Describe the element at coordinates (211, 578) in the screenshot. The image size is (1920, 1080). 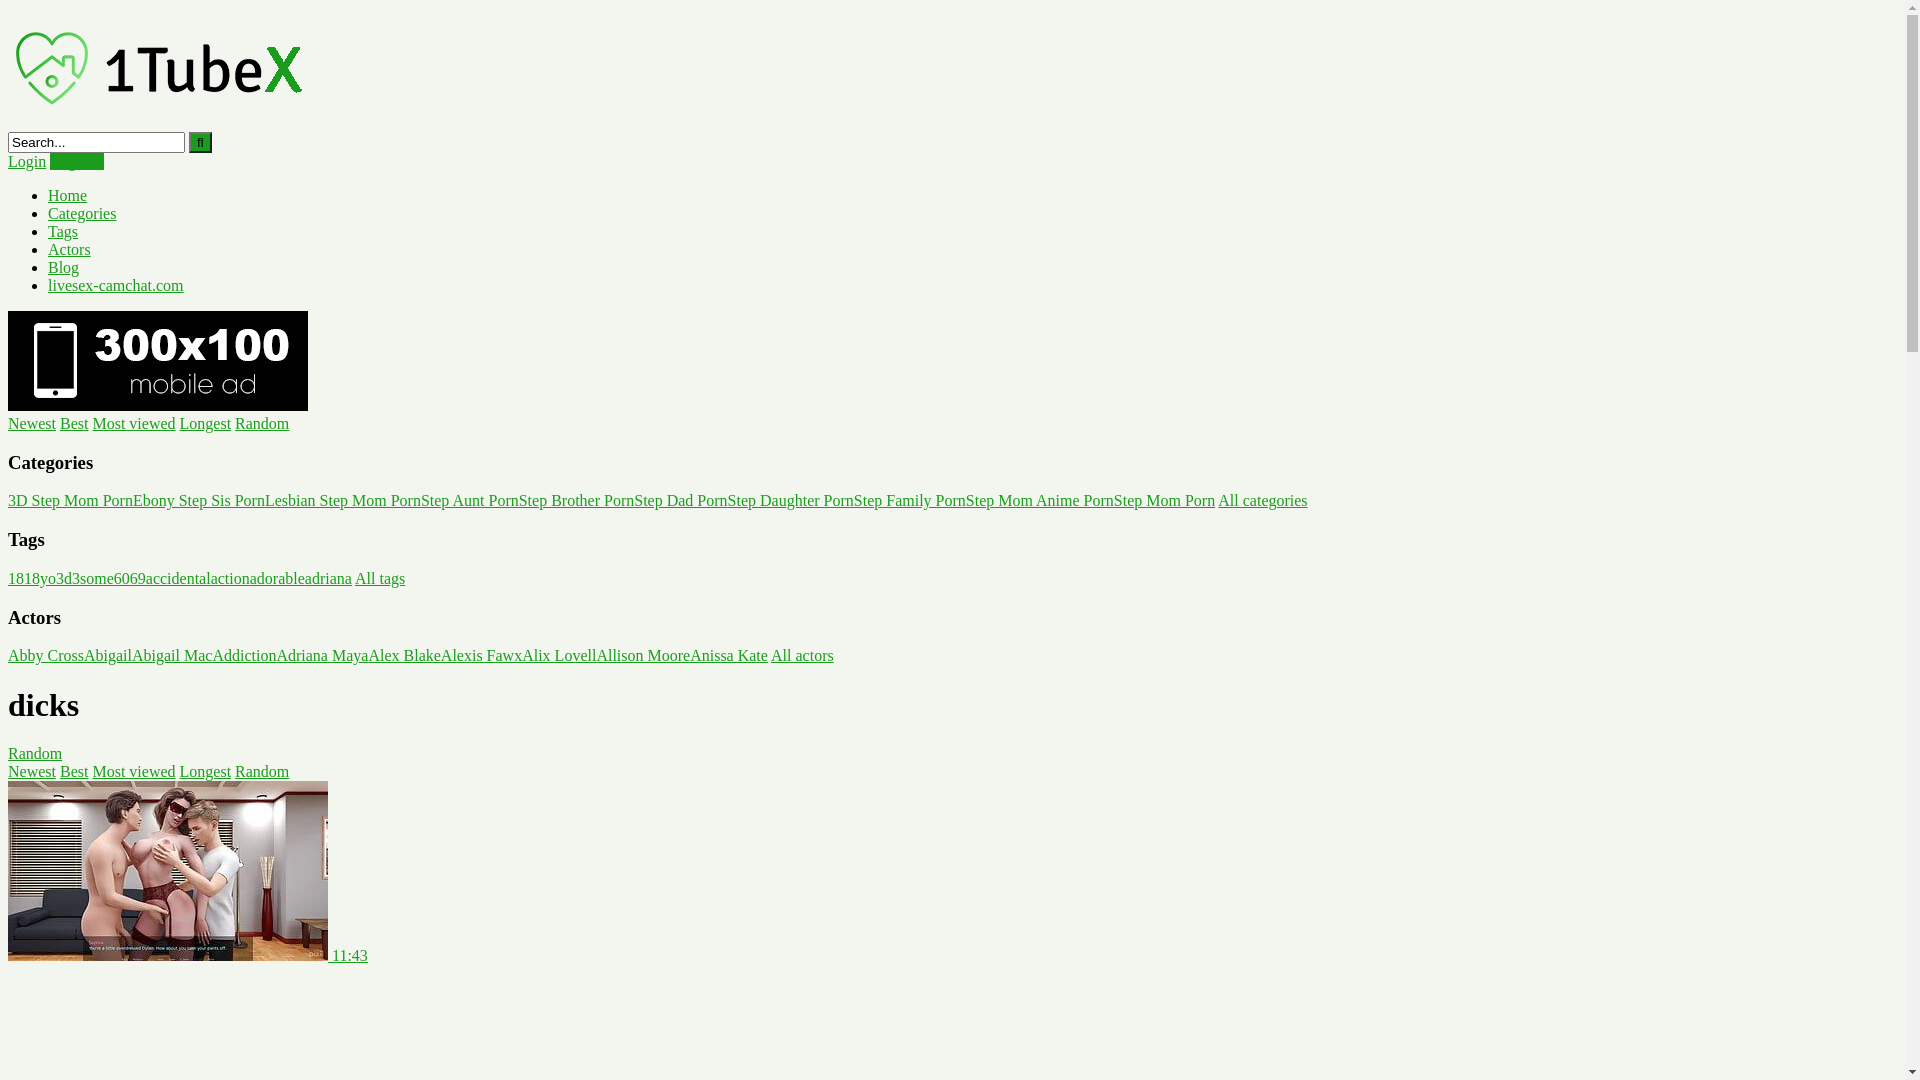
I see `'action'` at that location.